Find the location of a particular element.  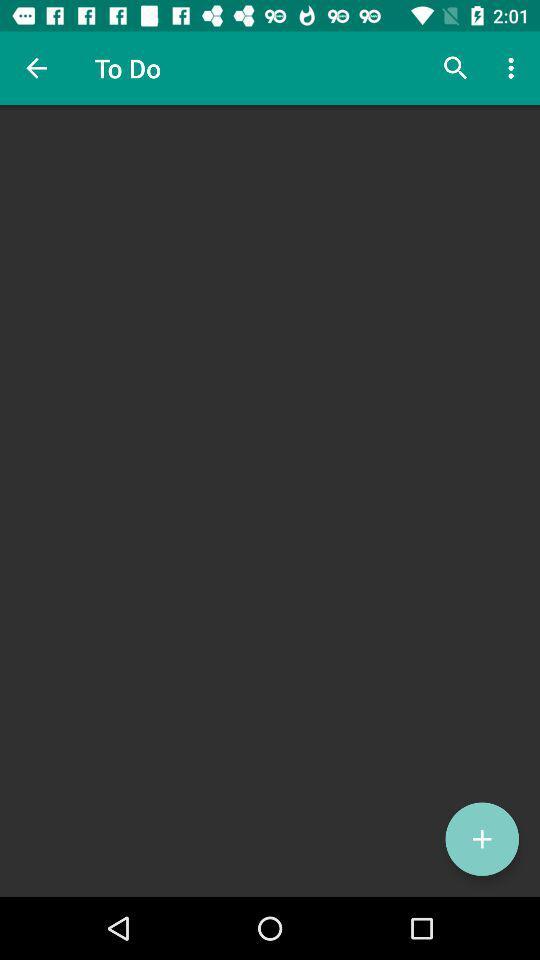

item at the bottom right corner is located at coordinates (481, 839).